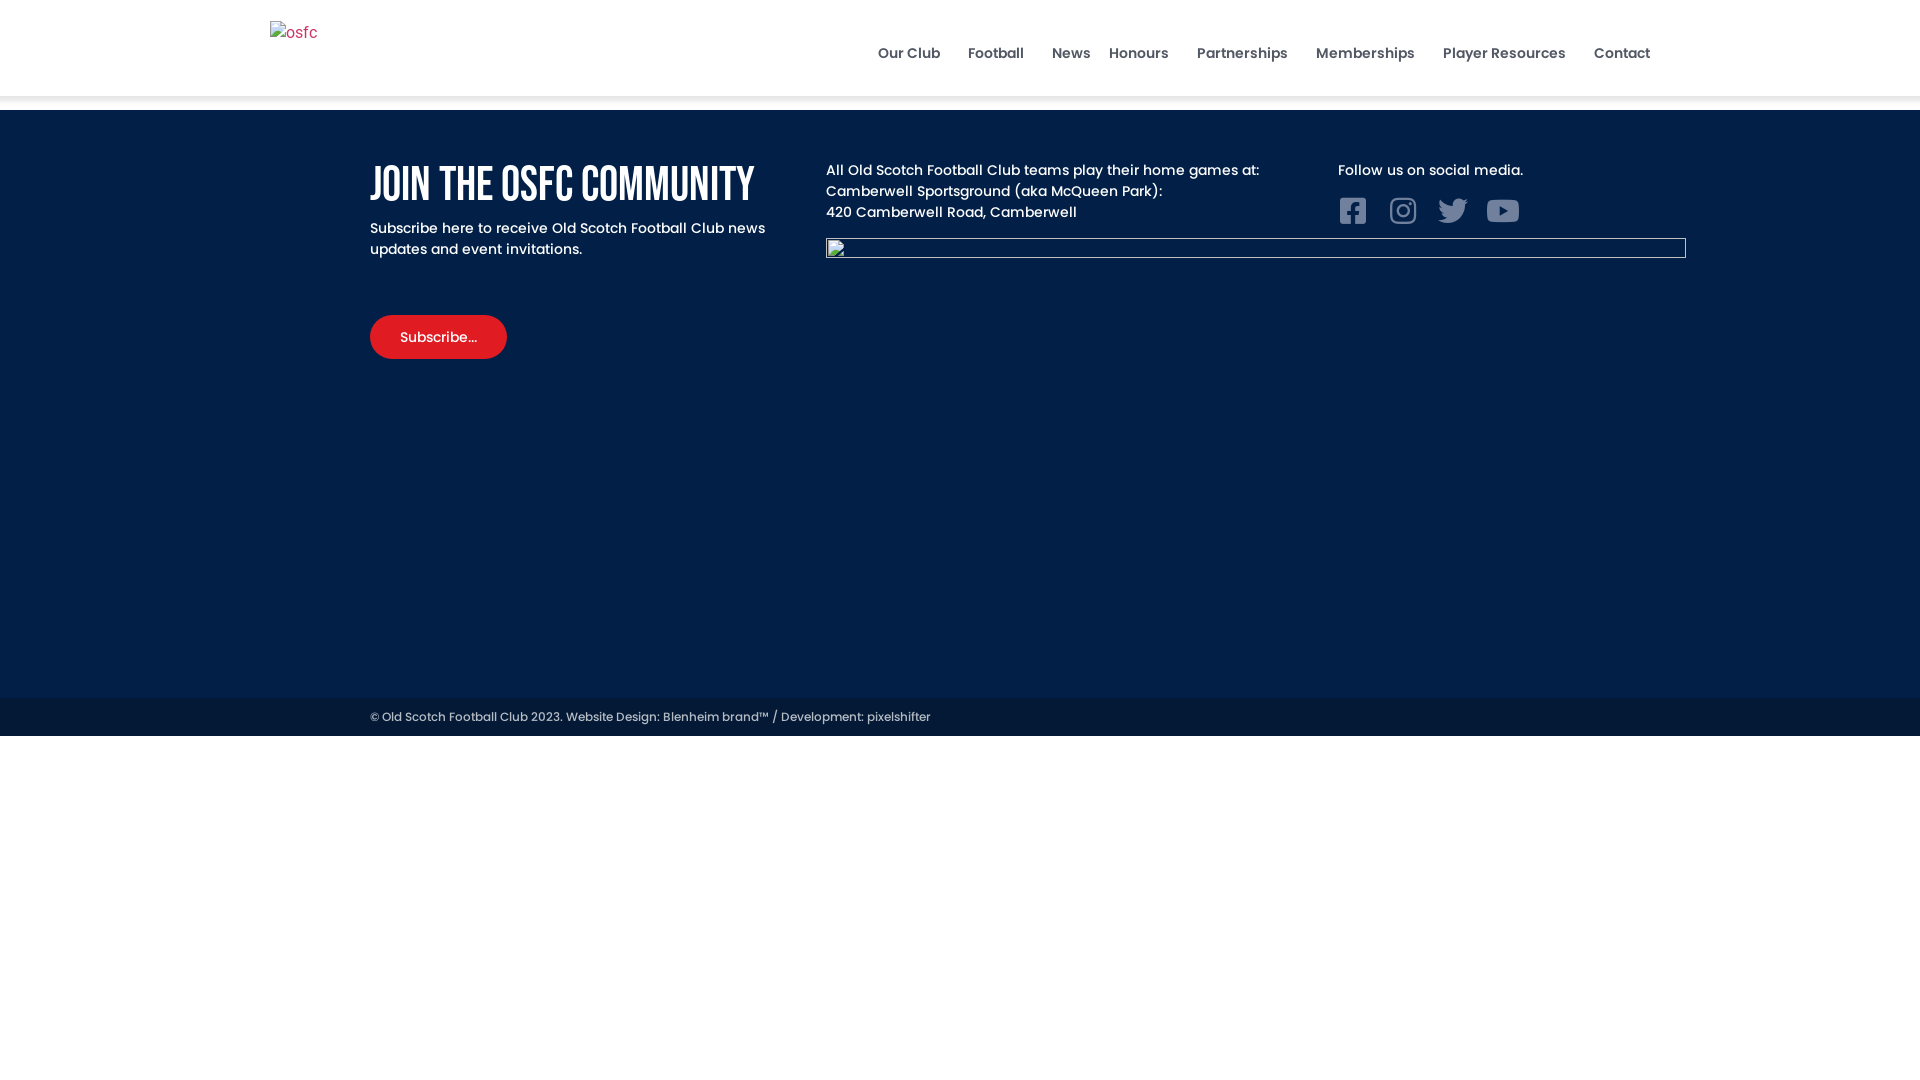 The height and width of the screenshot is (1080, 1920). Describe the element at coordinates (912, 52) in the screenshot. I see `'Our Club'` at that location.